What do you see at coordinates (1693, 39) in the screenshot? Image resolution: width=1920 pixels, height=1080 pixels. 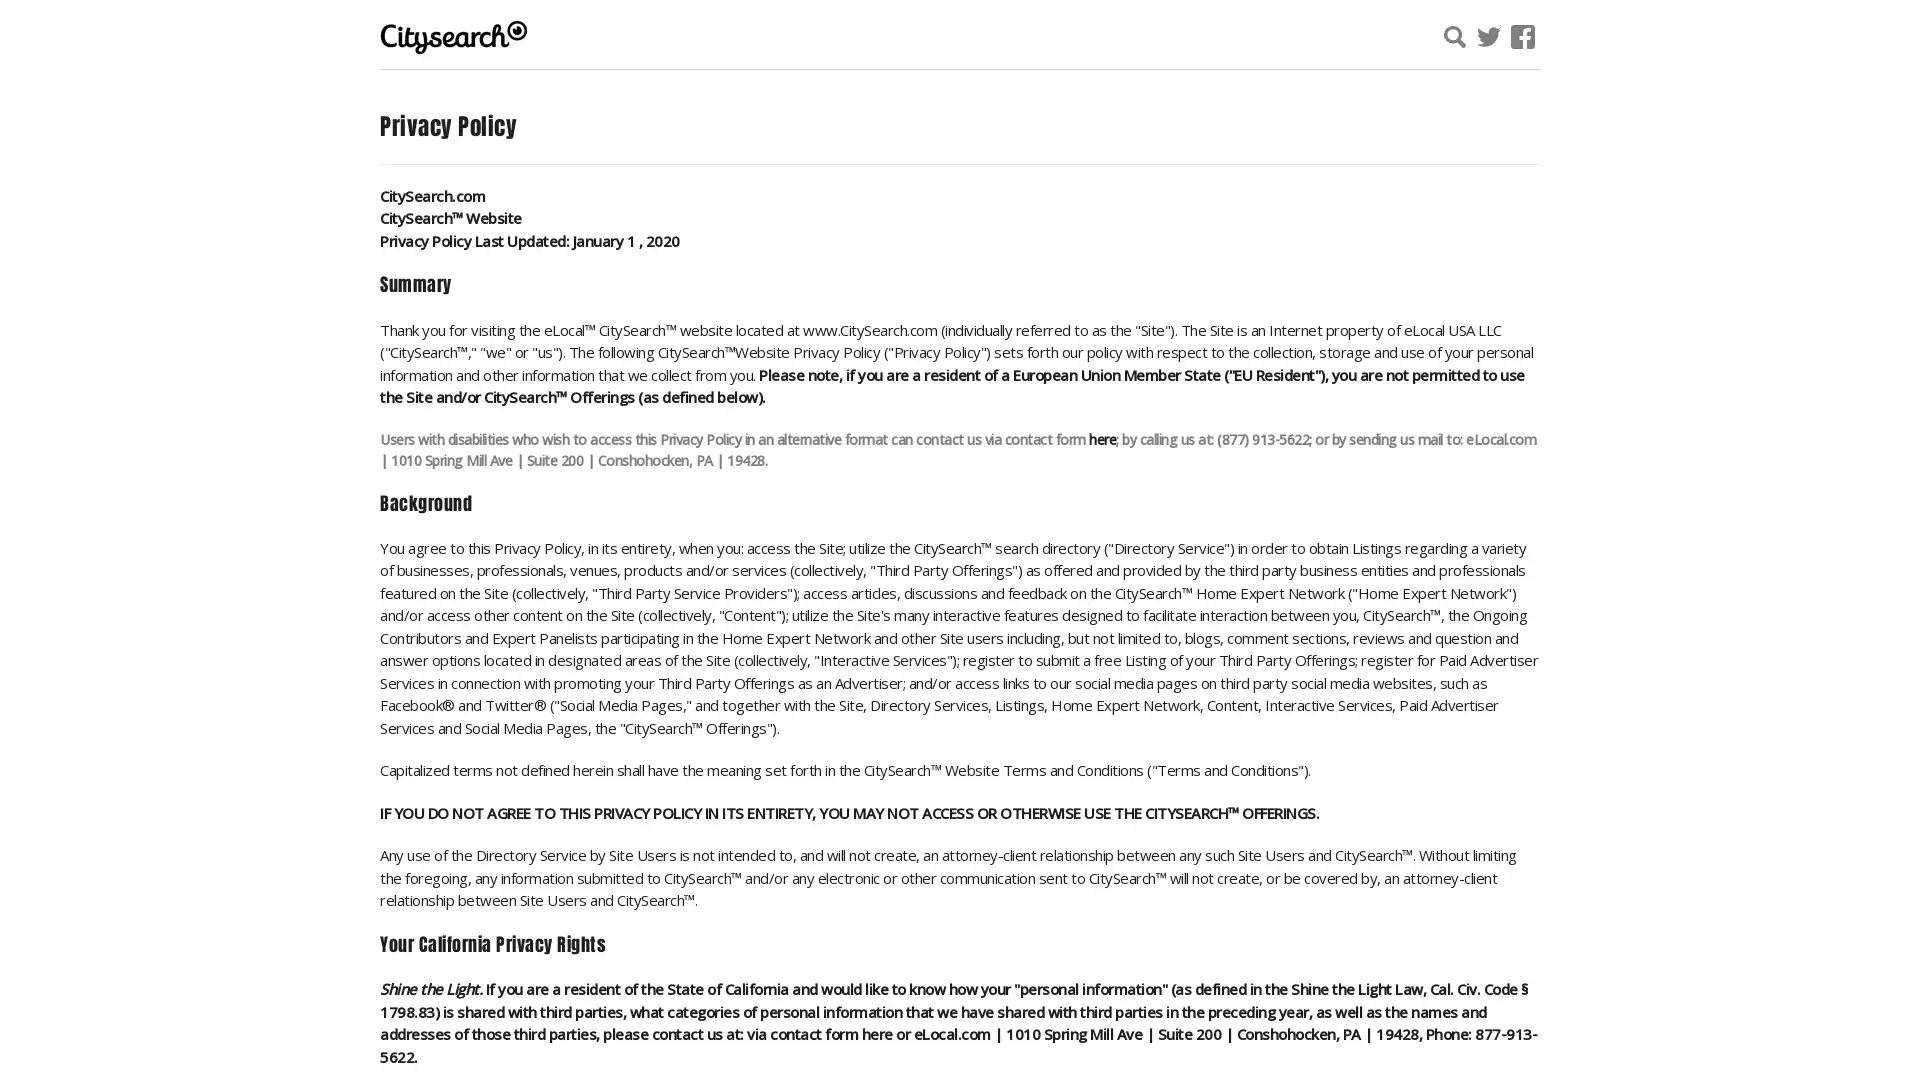 I see `Search` at bounding box center [1693, 39].